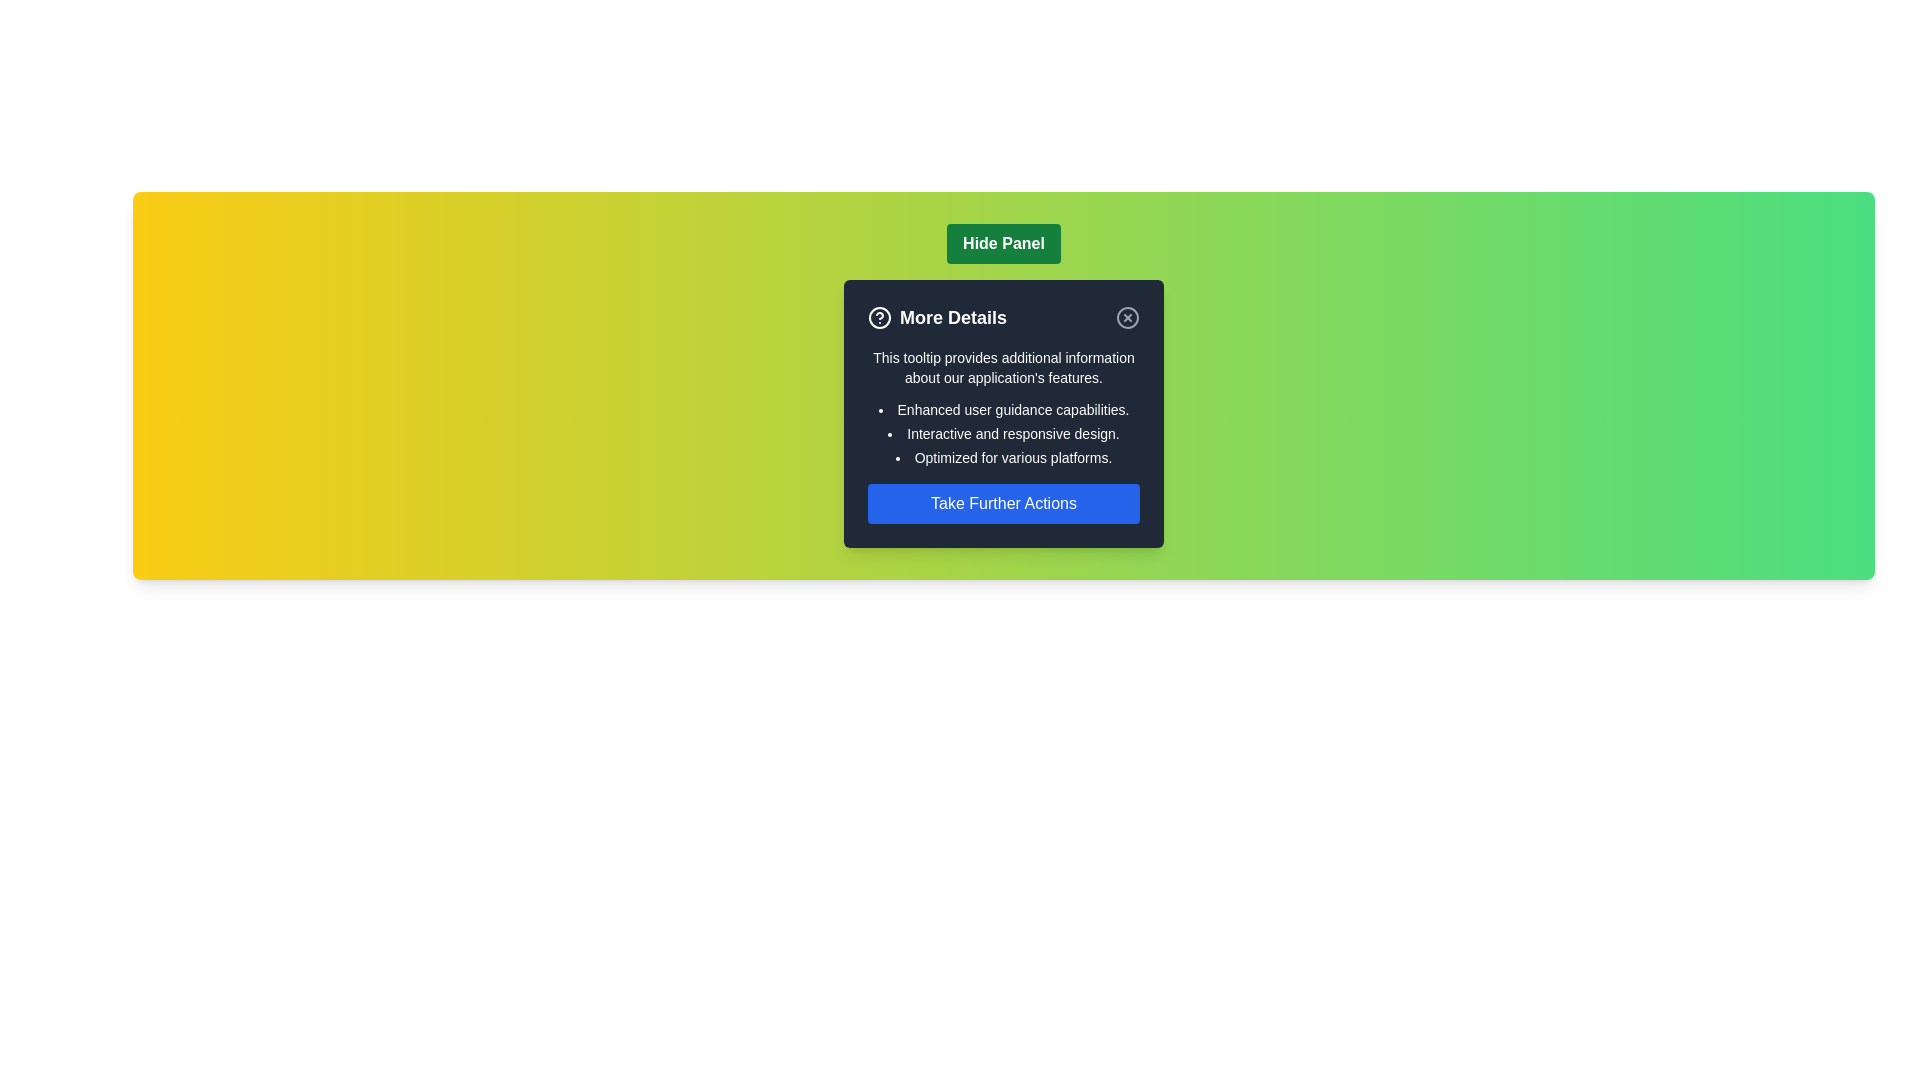  What do you see at coordinates (879, 316) in the screenshot?
I see `the circular icon with a question mark symbol located` at bounding box center [879, 316].